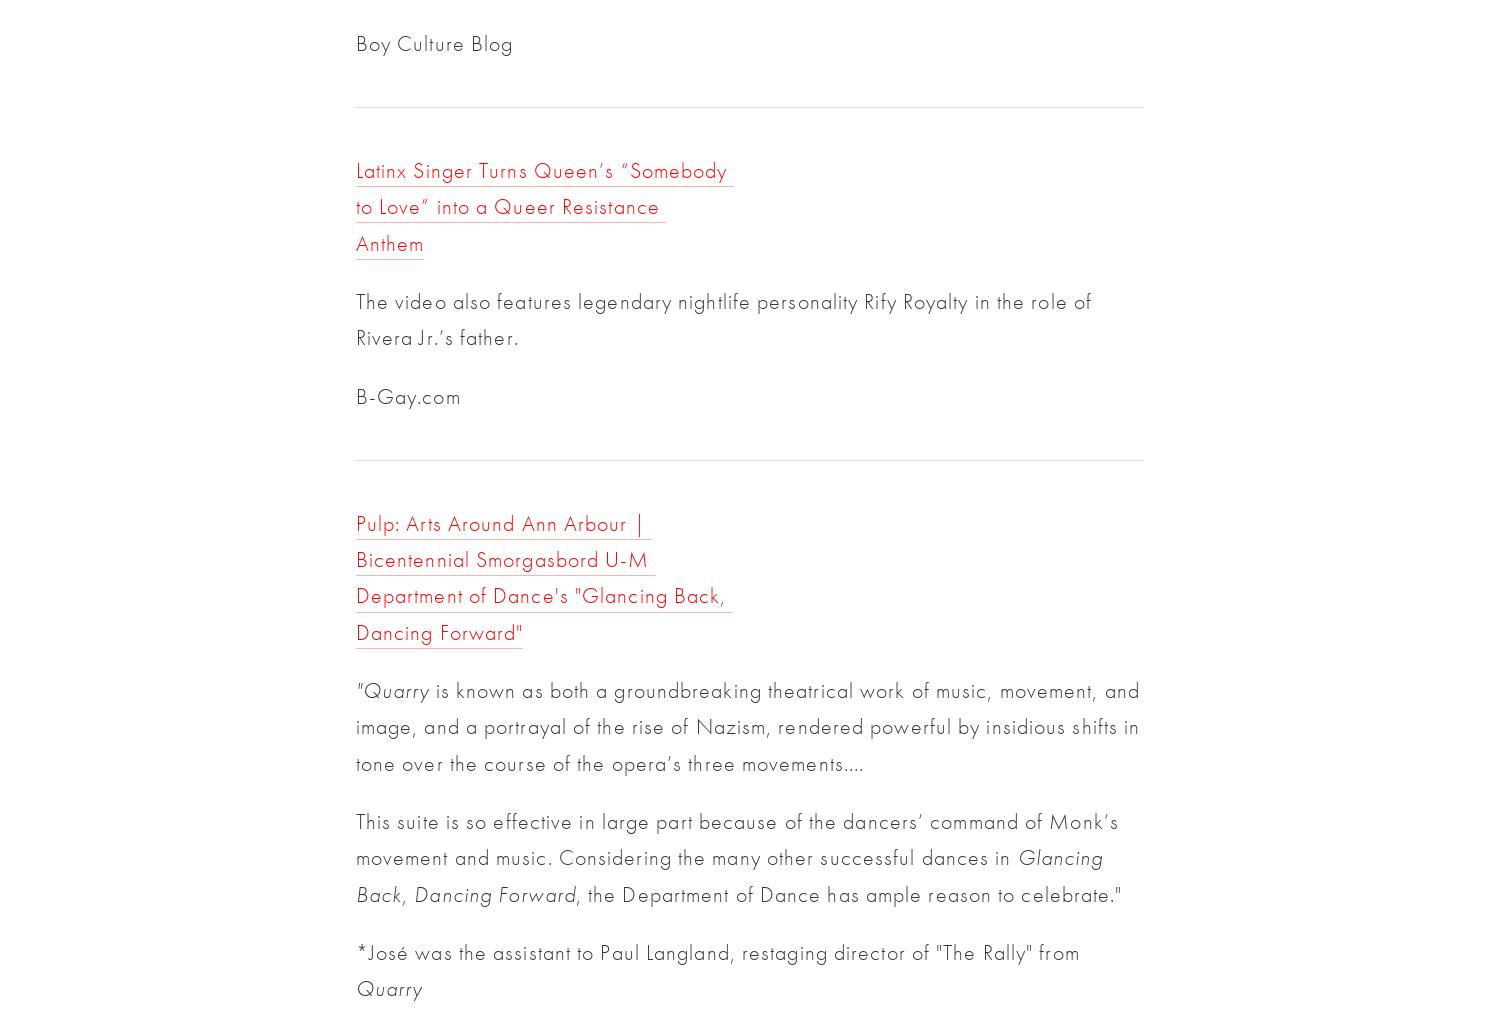 This screenshot has height=1026, width=1500. I want to click on ', the Department of Dance has ample reason to celebrate."', so click(847, 892).